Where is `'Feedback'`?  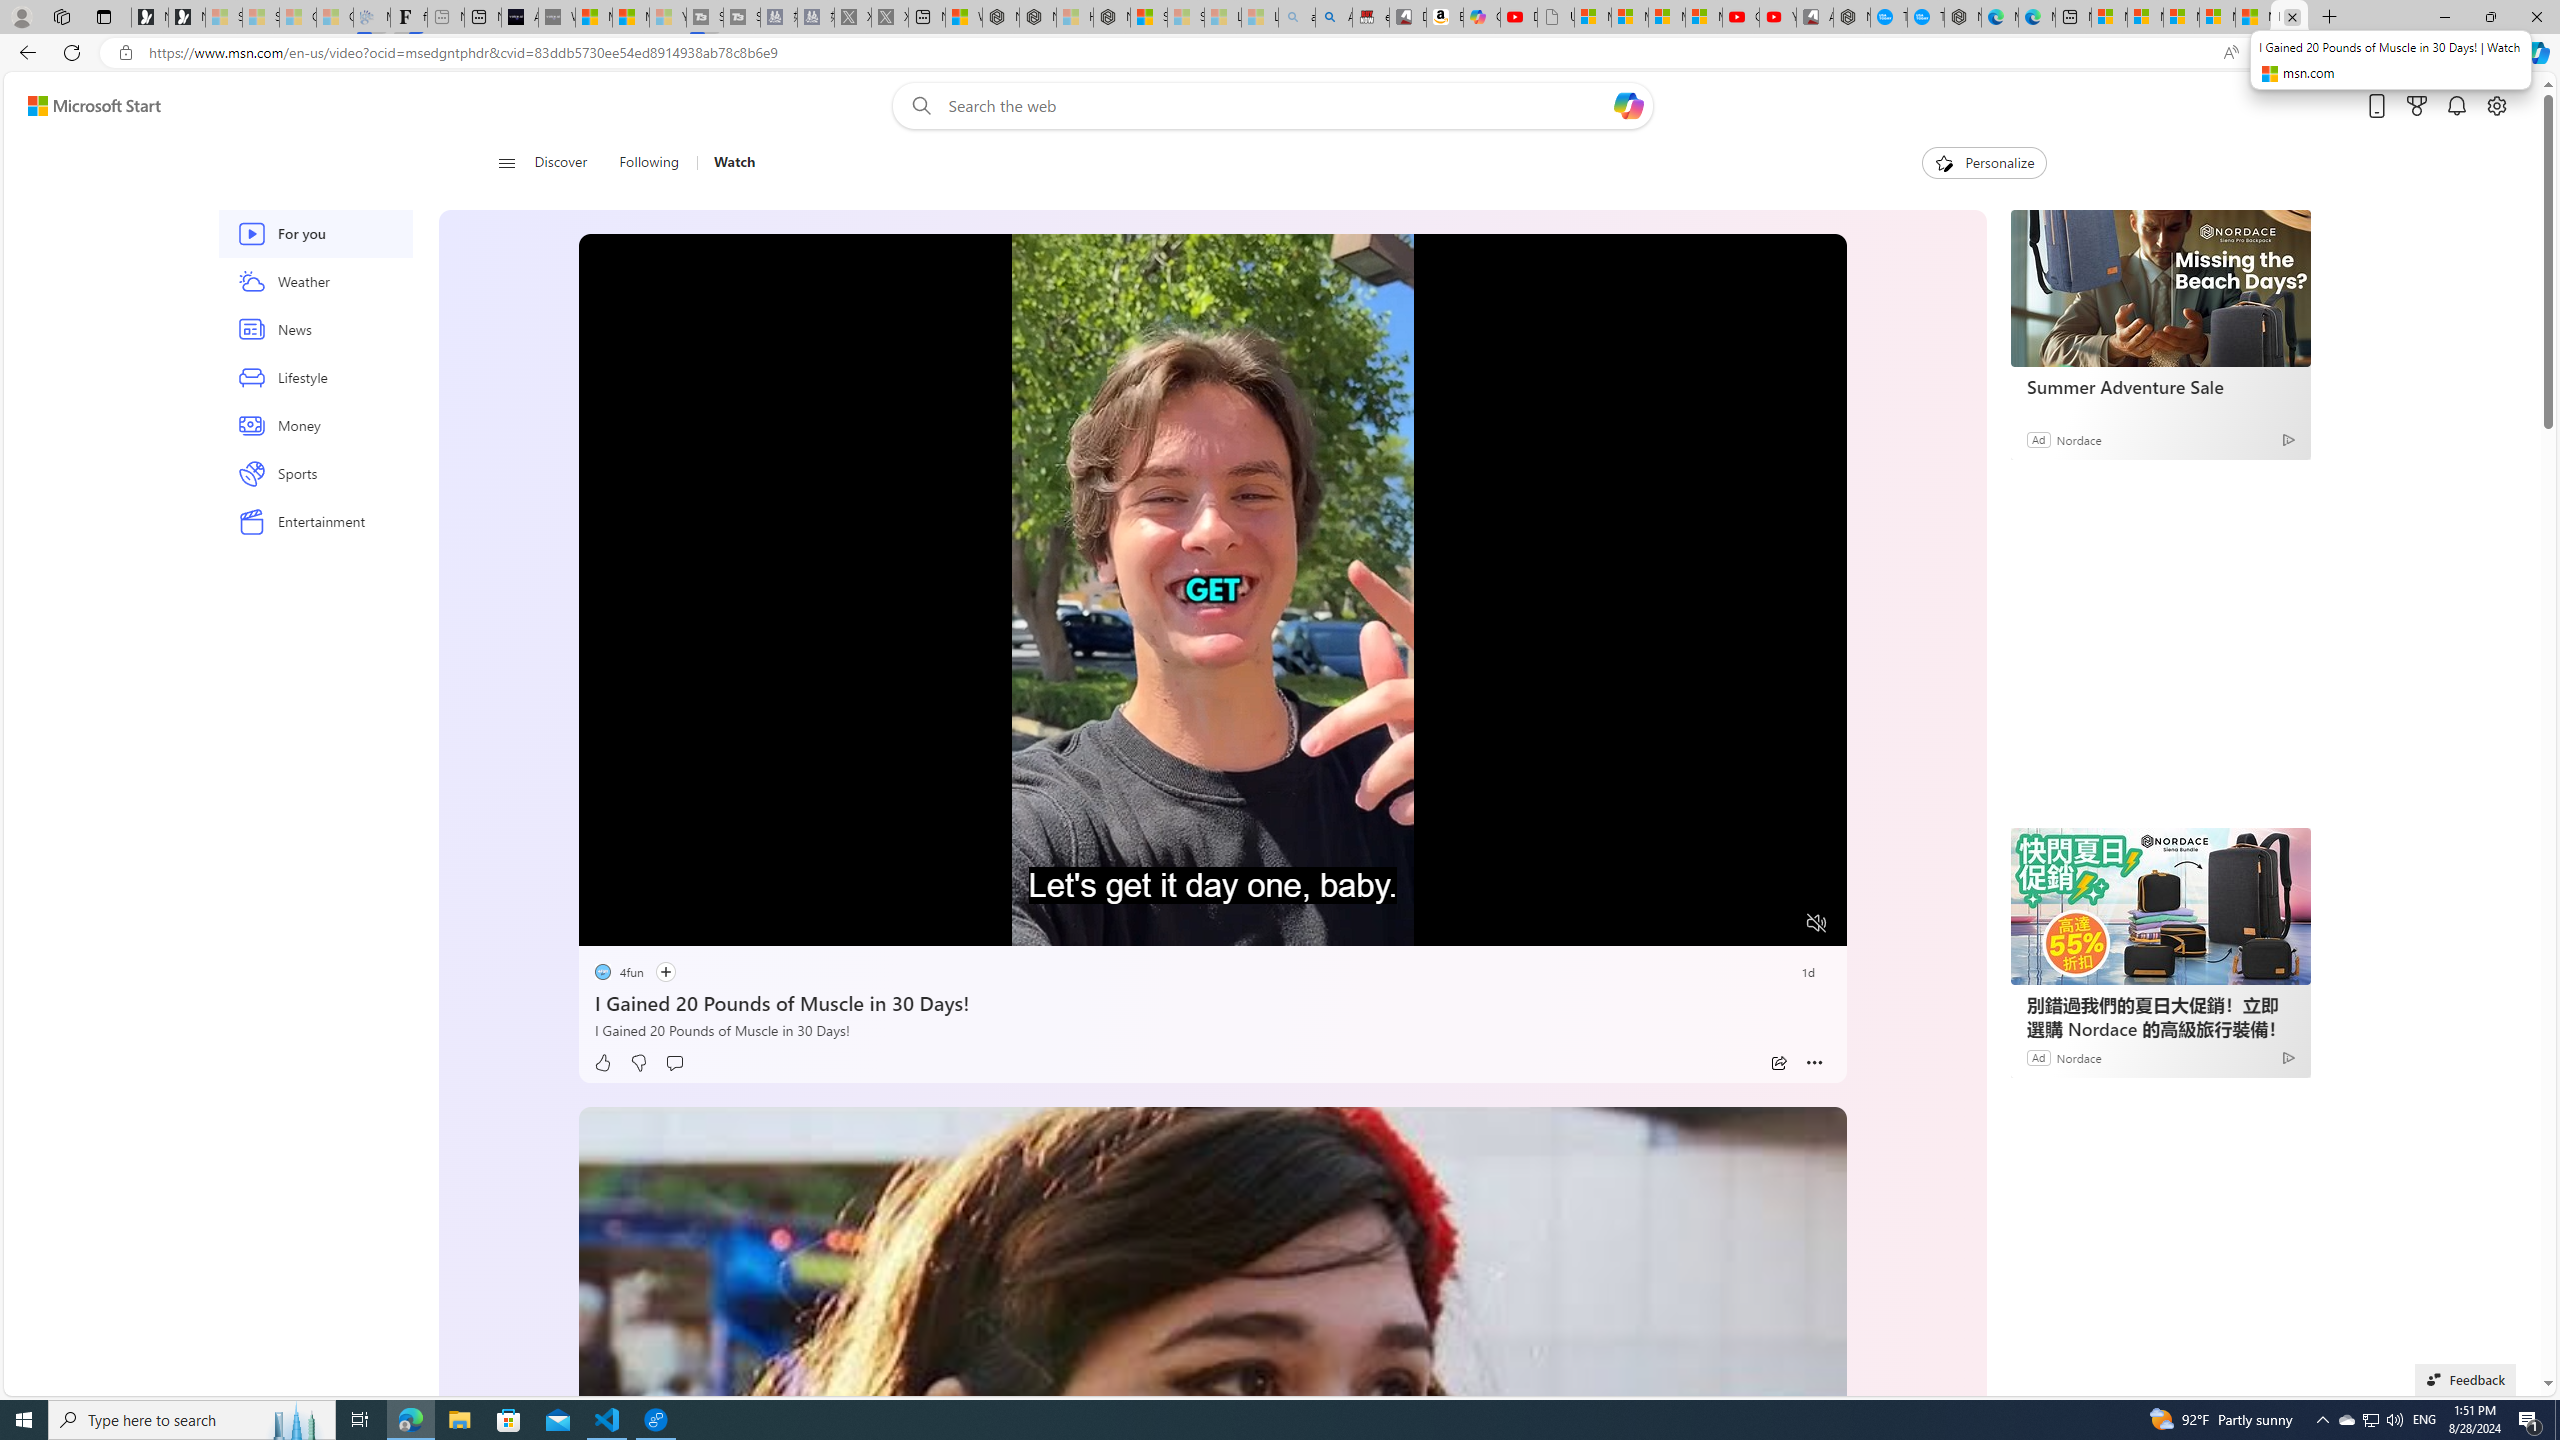
'Feedback' is located at coordinates (2465, 1378).